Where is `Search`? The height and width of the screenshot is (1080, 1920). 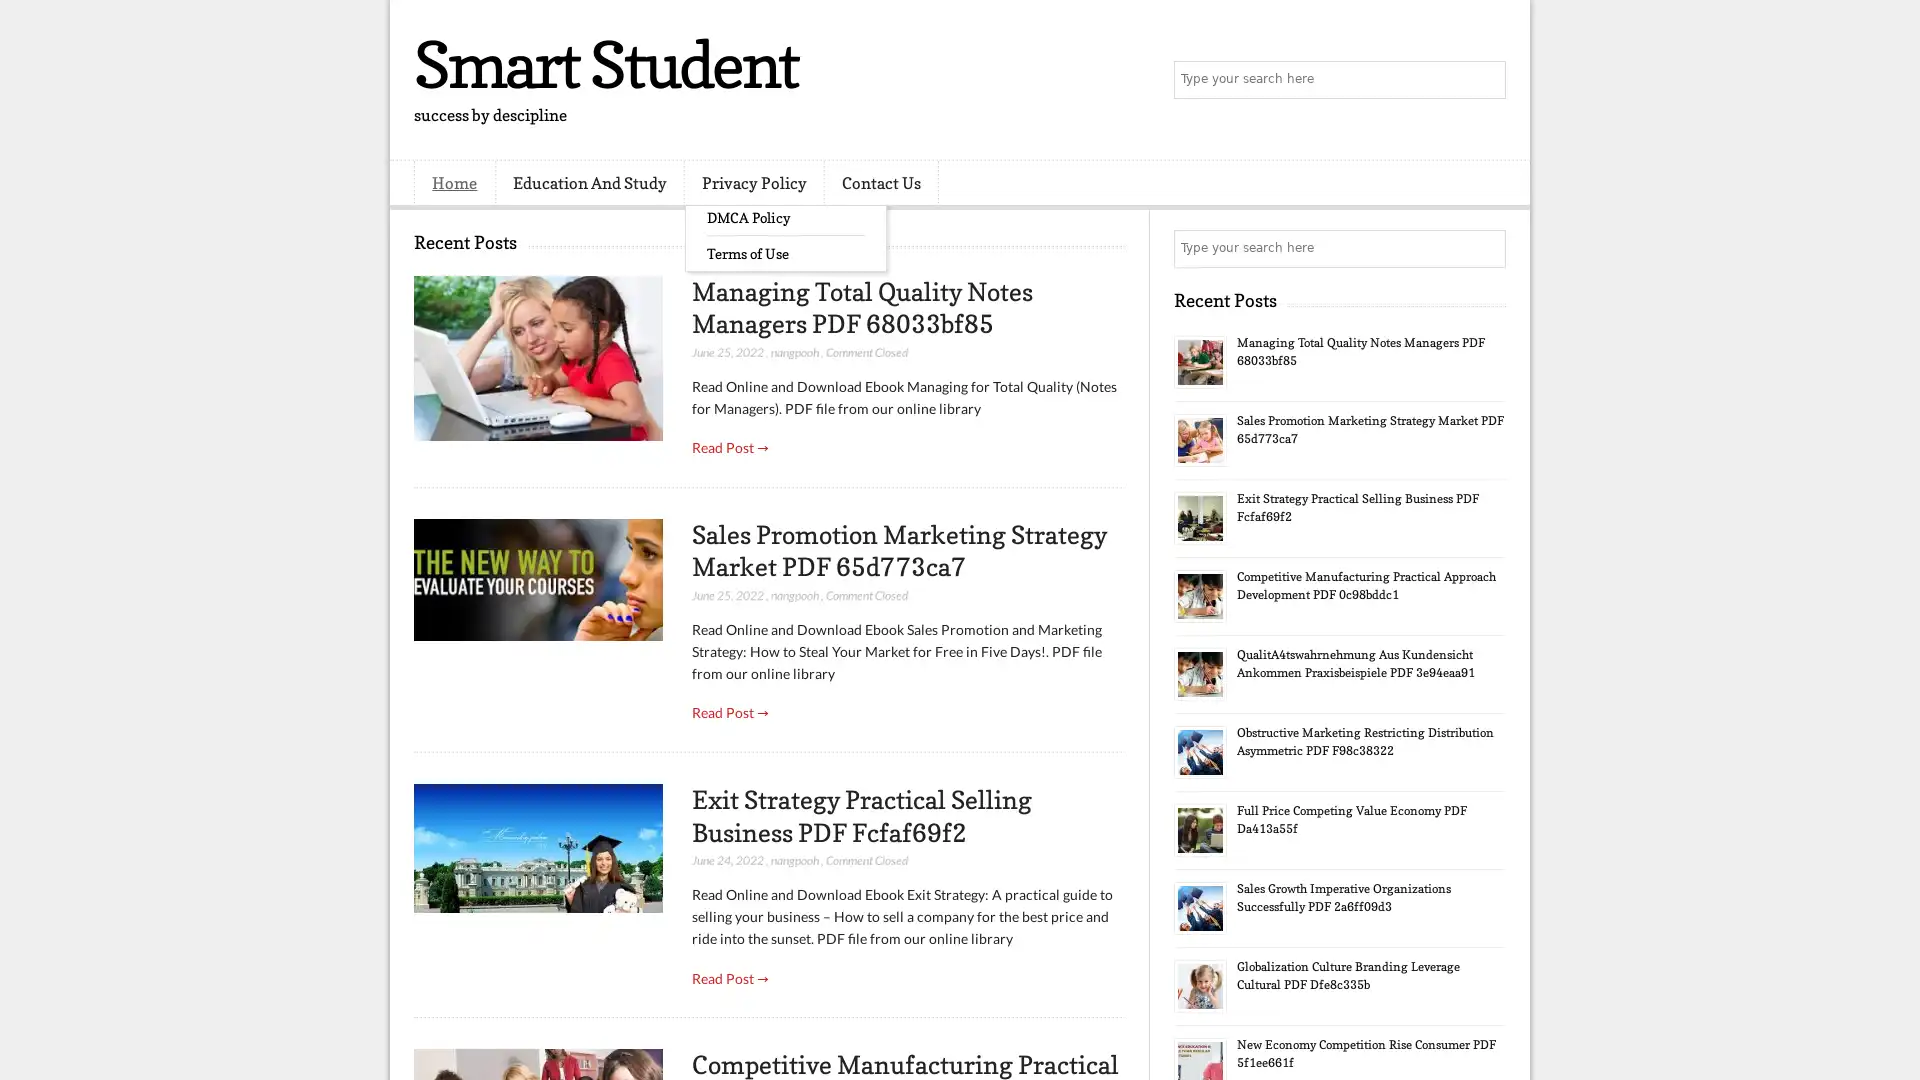 Search is located at coordinates (1485, 248).